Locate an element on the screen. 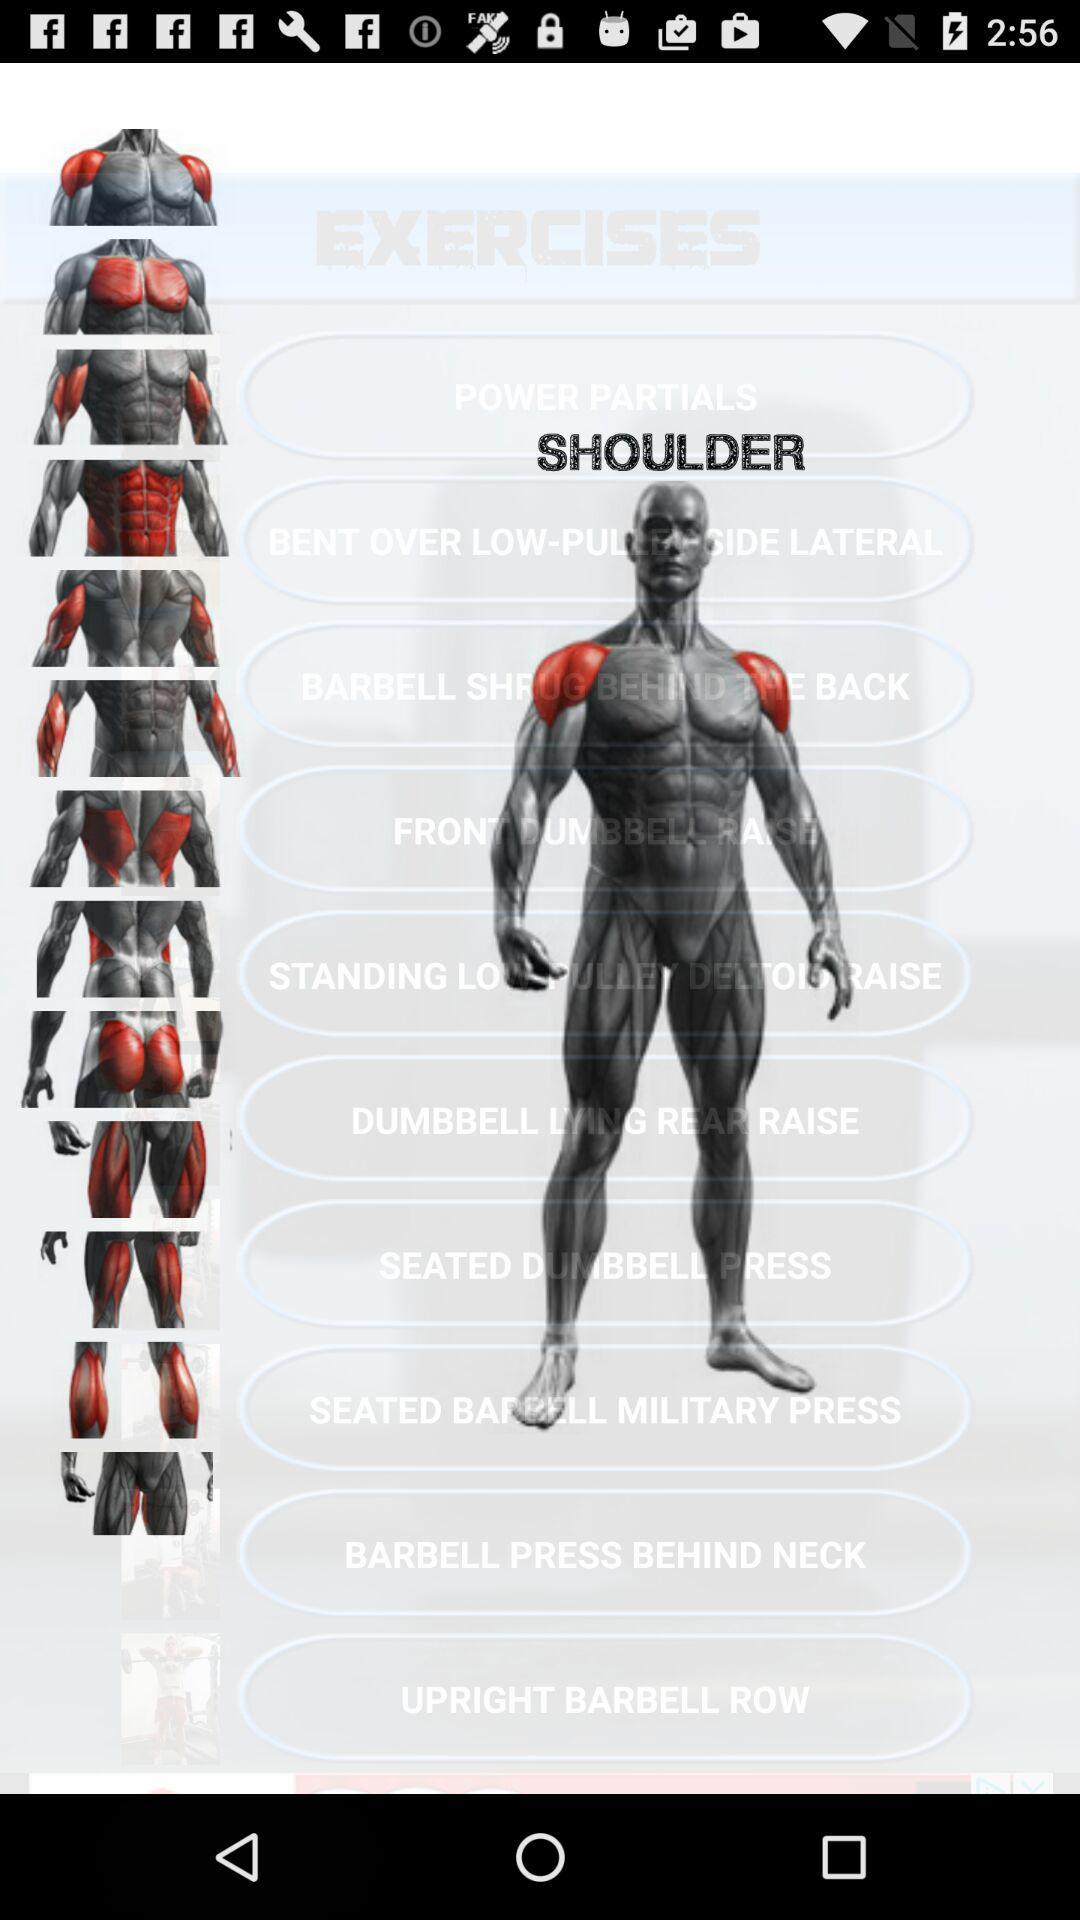 The image size is (1080, 1920). option is located at coordinates (131, 610).